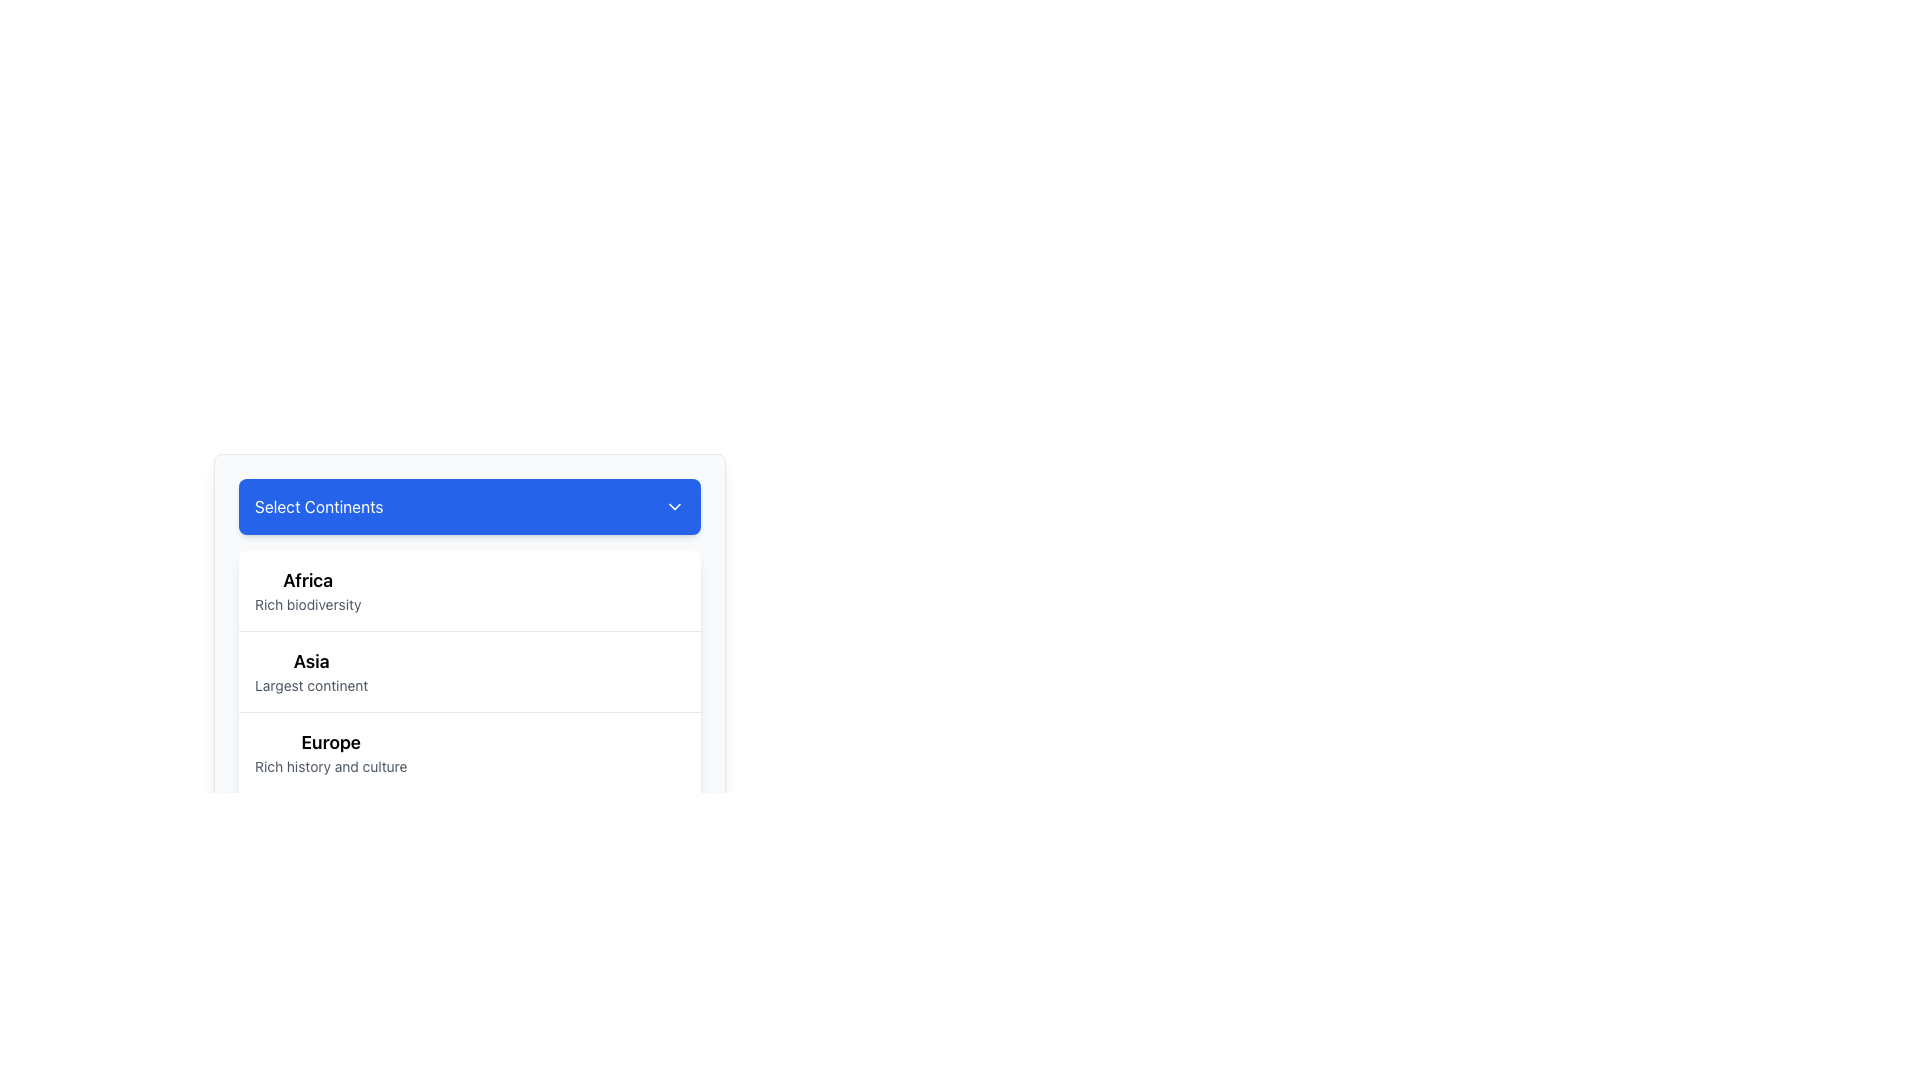  I want to click on the text label displaying 'Africa', which is a bold and larger font indicating a high-level heading, located below the 'Select Continents' dropdown and is the first item in the list, so click(307, 581).